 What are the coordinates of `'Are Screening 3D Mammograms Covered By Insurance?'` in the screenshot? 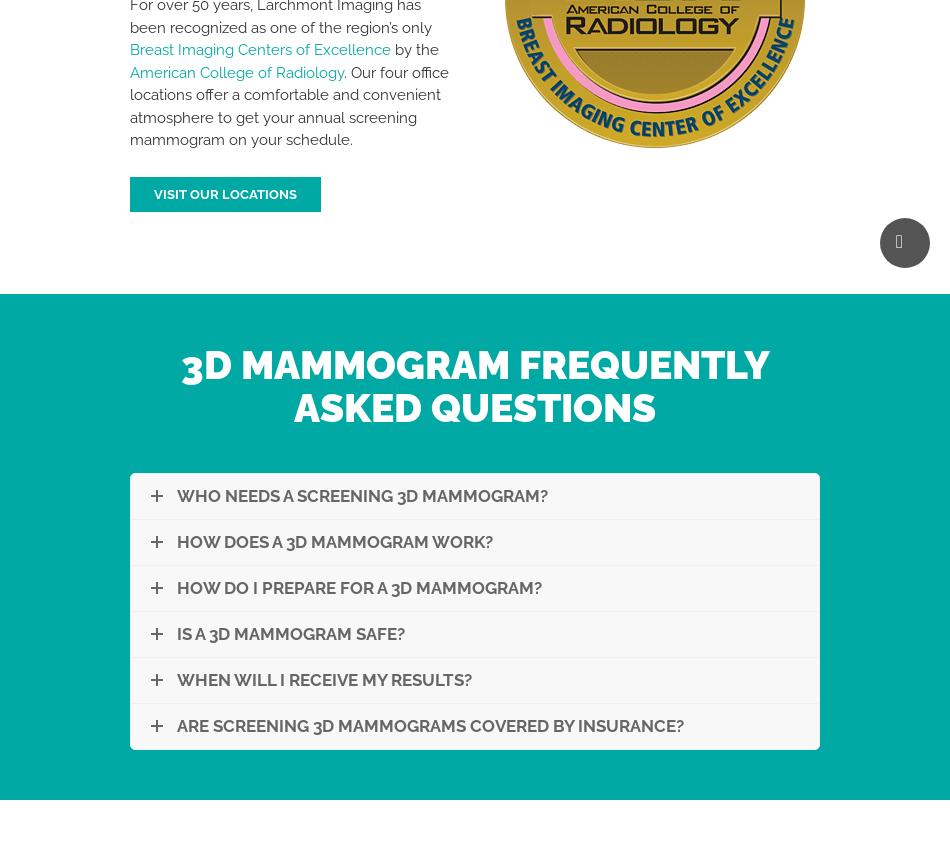 It's located at (176, 725).